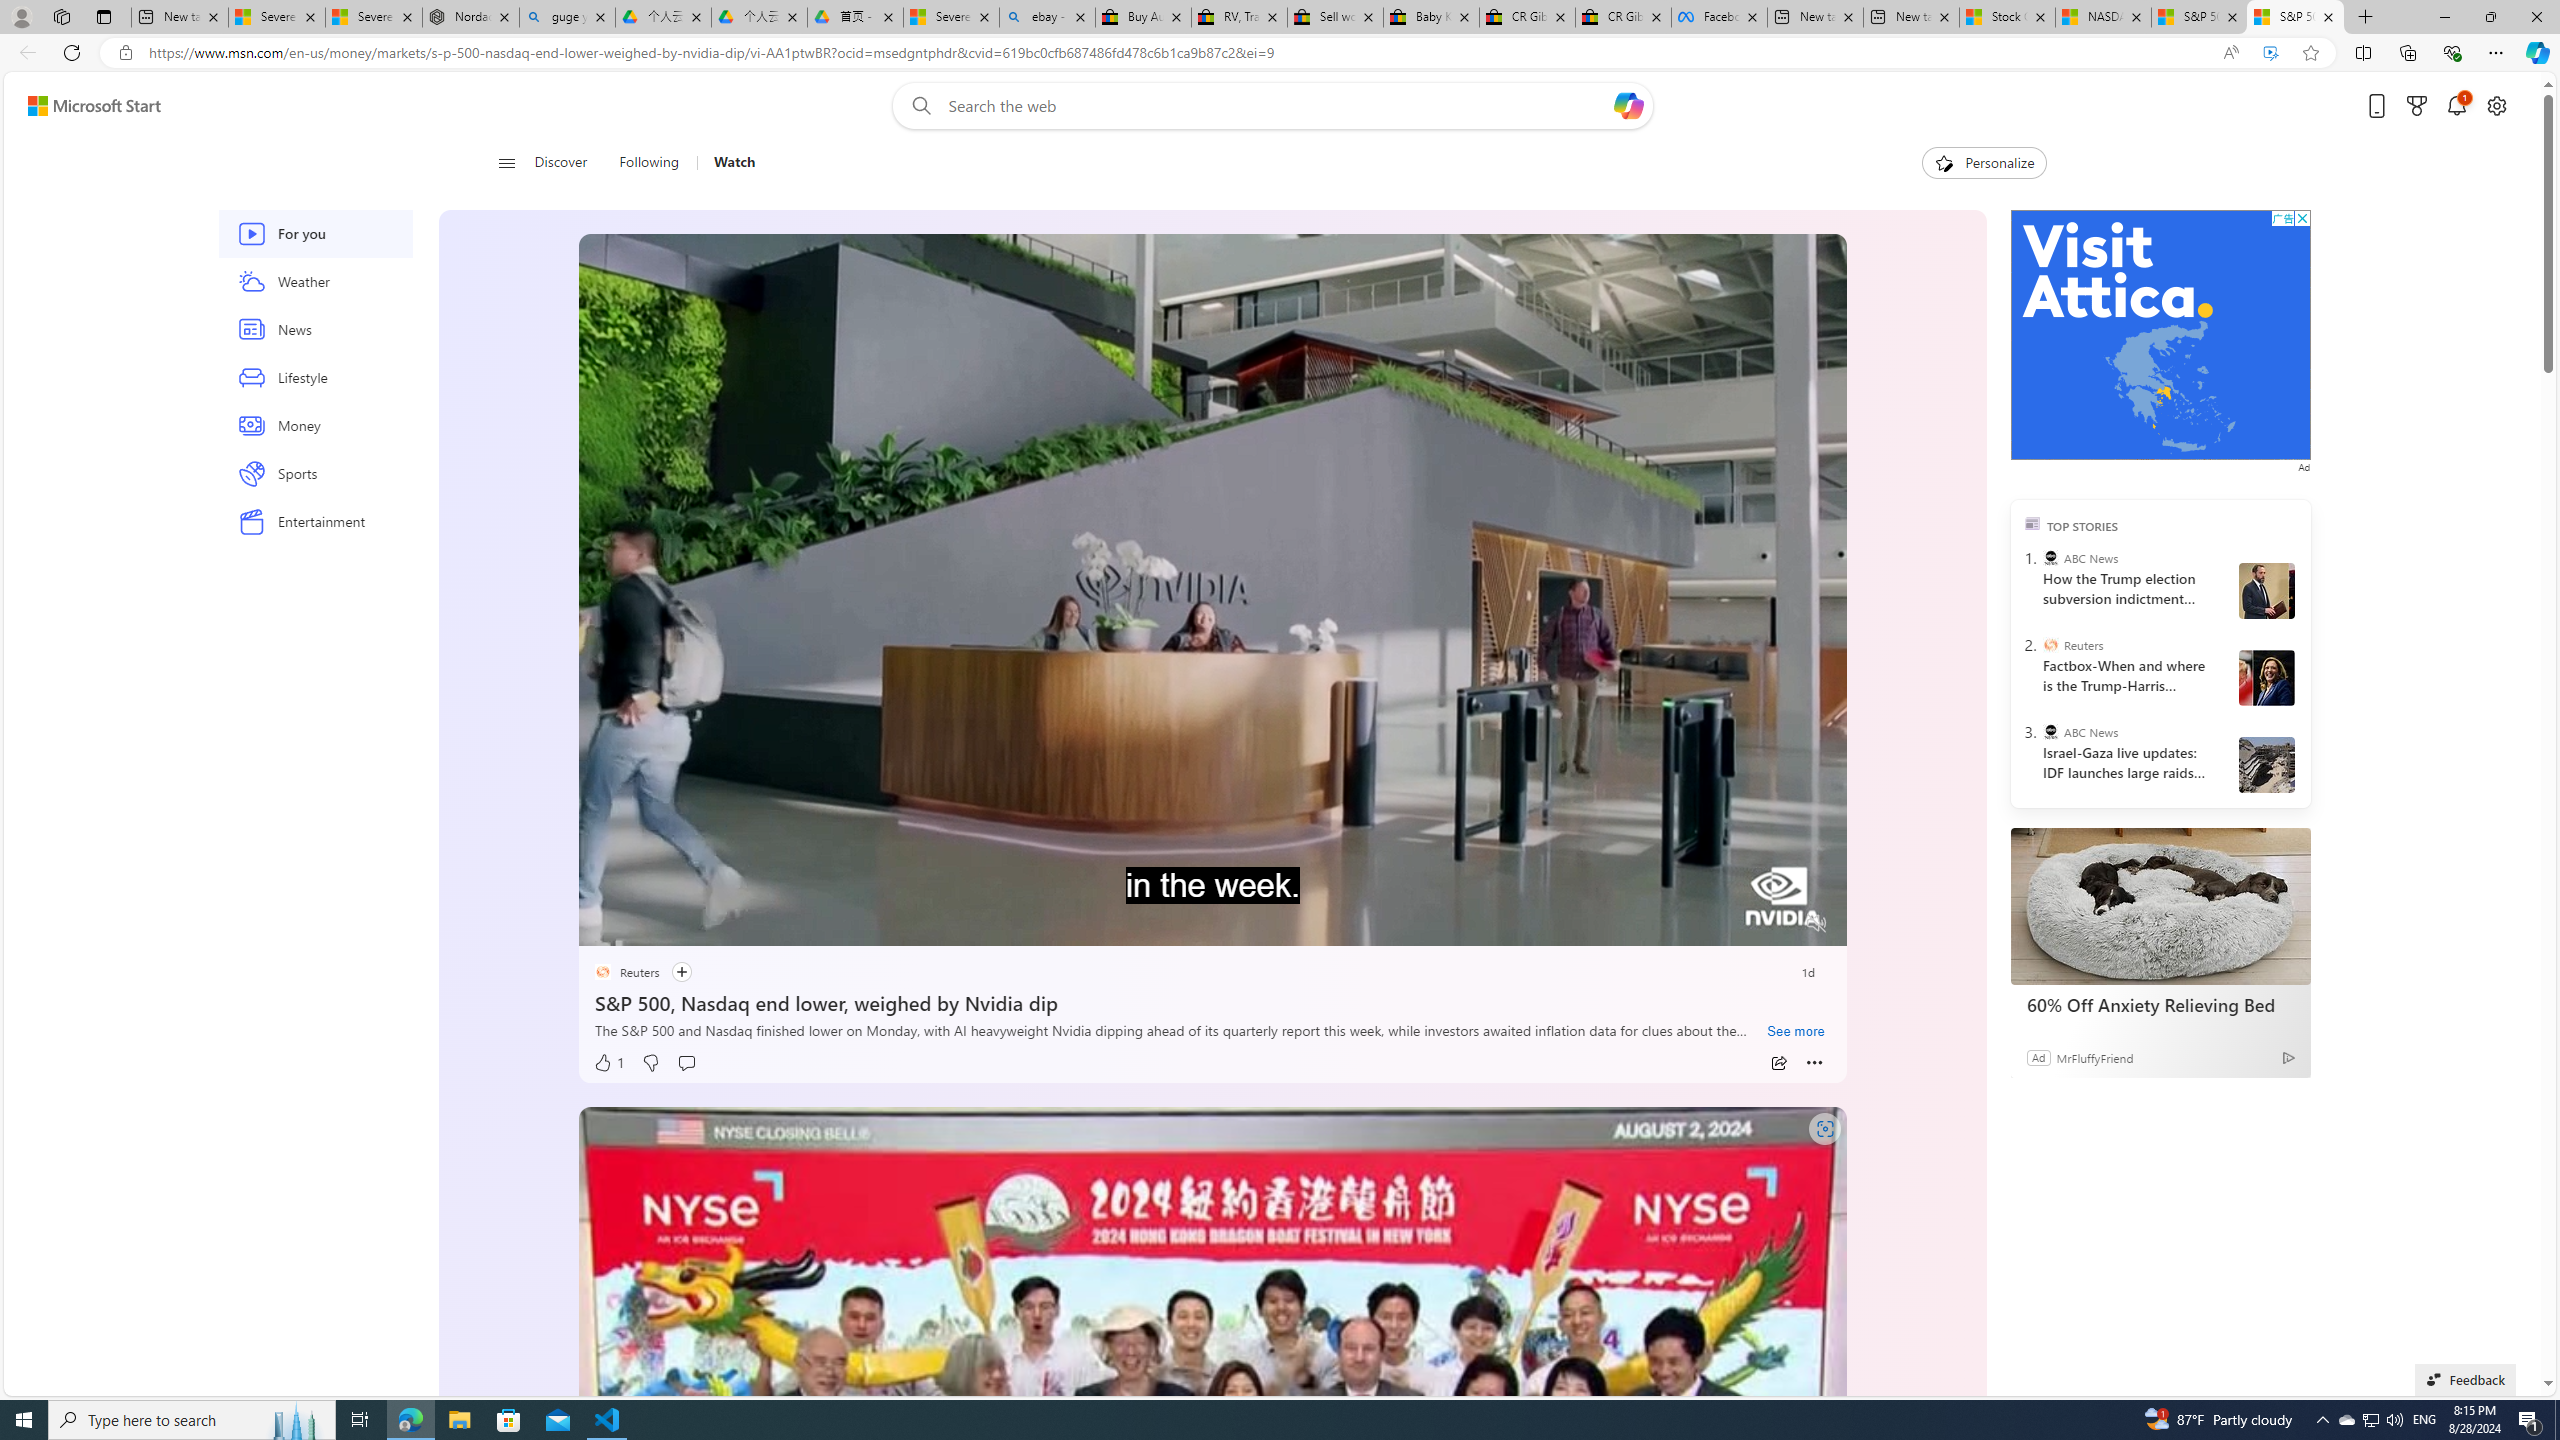 The image size is (2560, 1440). I want to click on 'Sell worldwide with eBay', so click(1336, 16).